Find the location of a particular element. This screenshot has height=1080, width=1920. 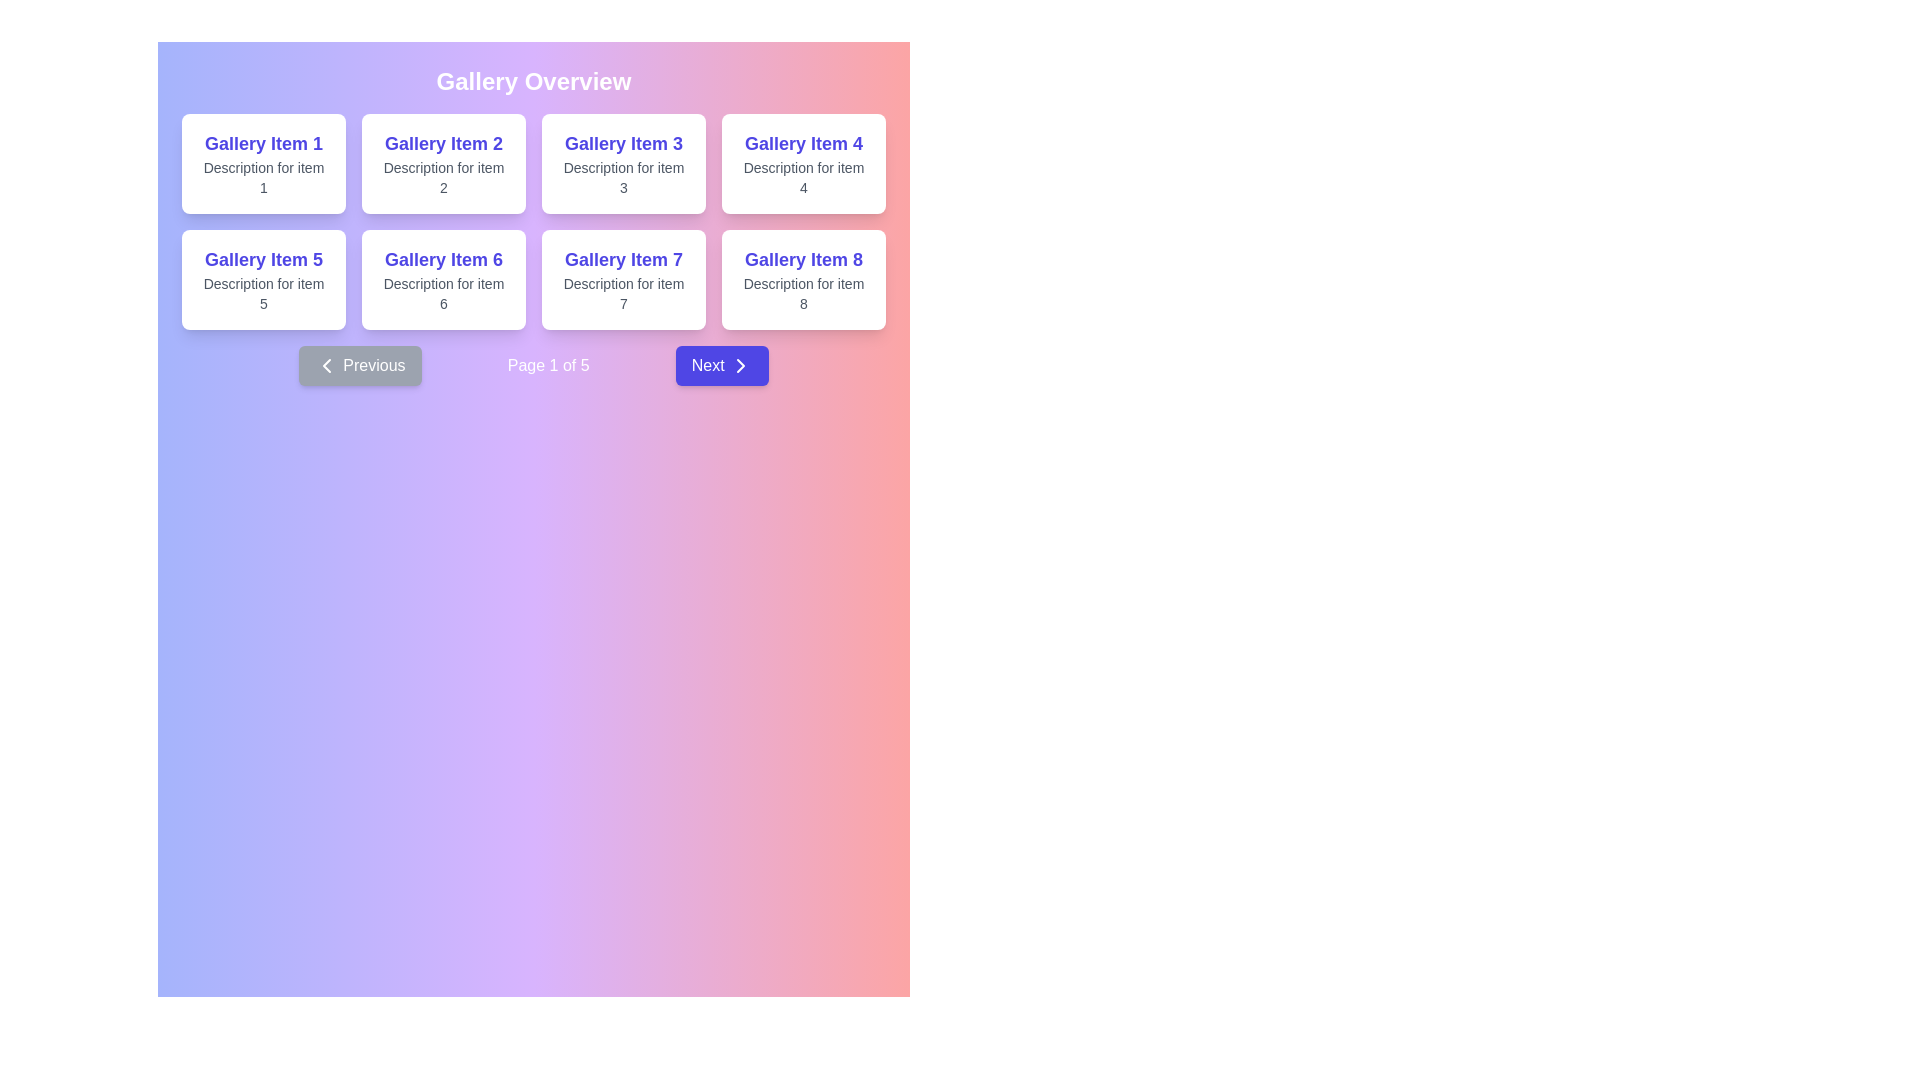

the bold text label that reads 'Gallery Item 6', which is prominently displayed in the sixth card of a grid layout is located at coordinates (443, 258).